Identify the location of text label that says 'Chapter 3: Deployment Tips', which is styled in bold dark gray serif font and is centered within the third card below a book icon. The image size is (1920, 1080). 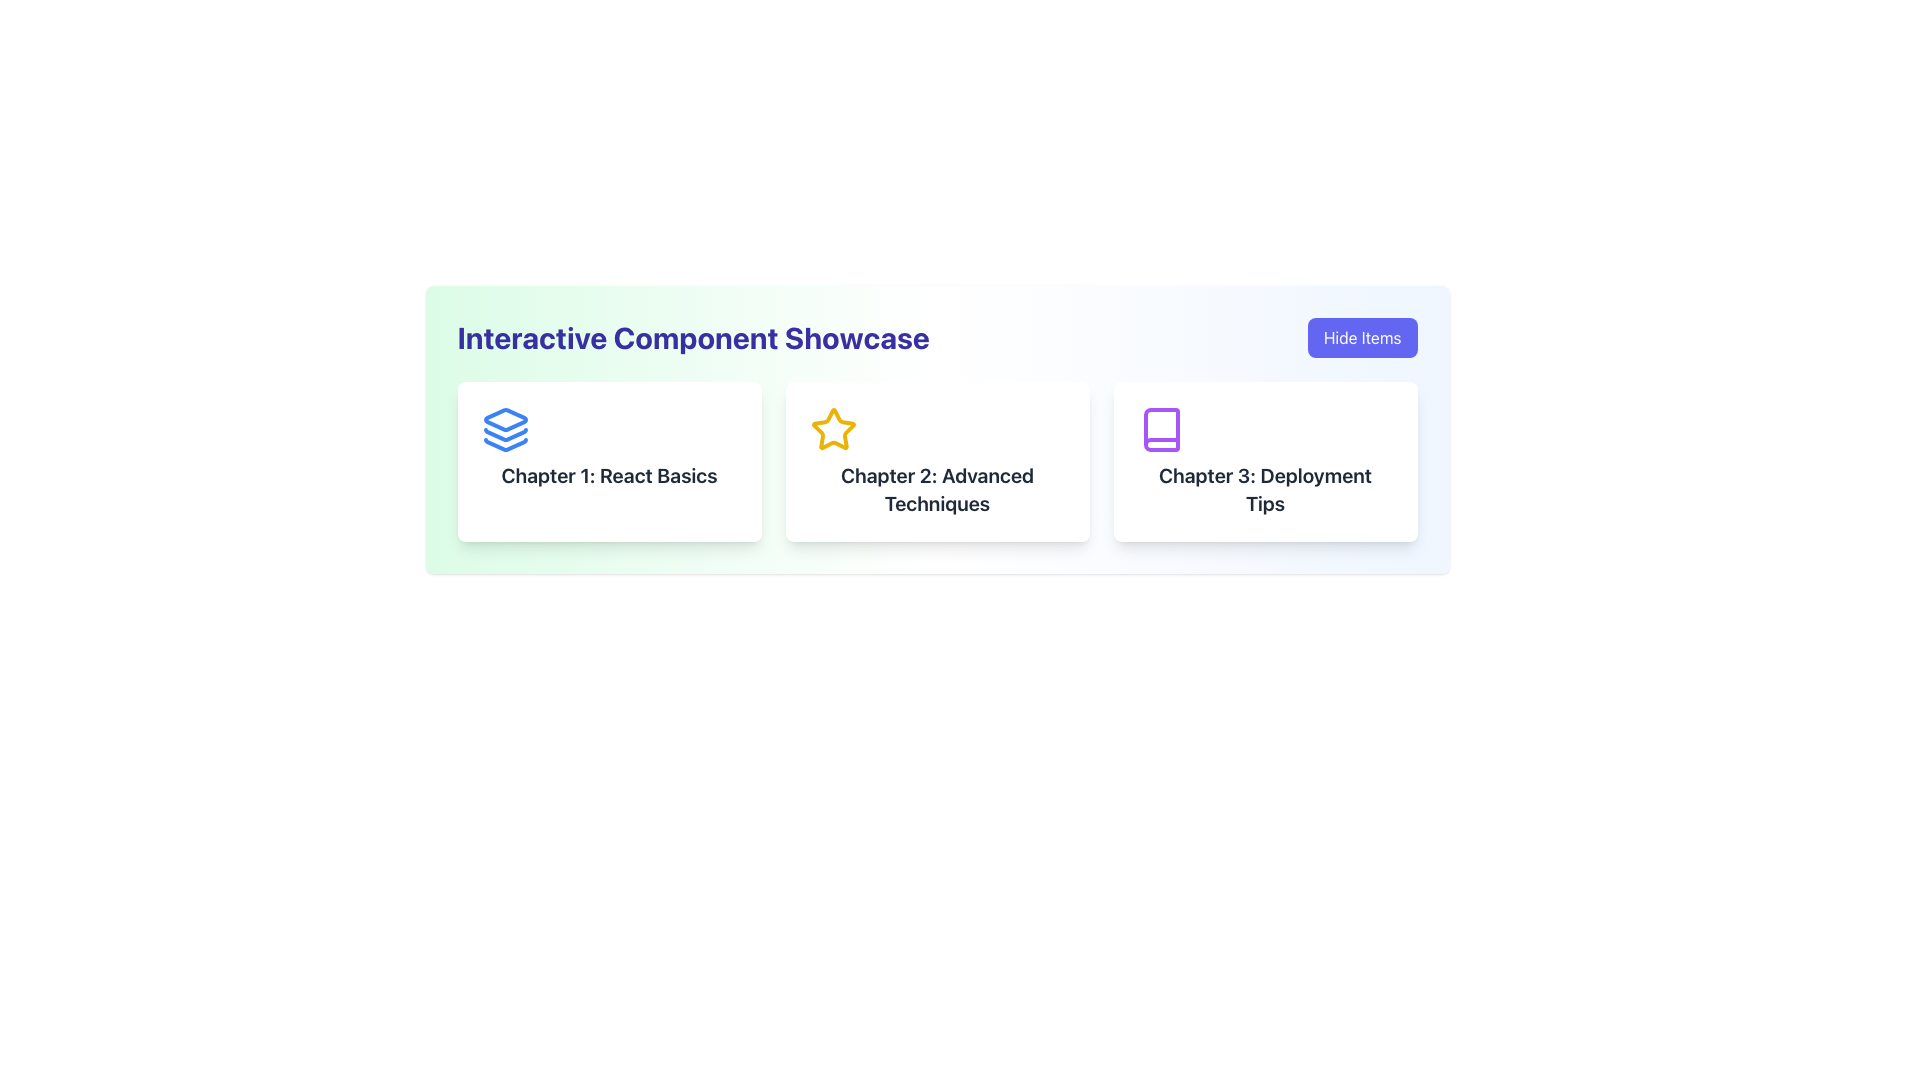
(1264, 489).